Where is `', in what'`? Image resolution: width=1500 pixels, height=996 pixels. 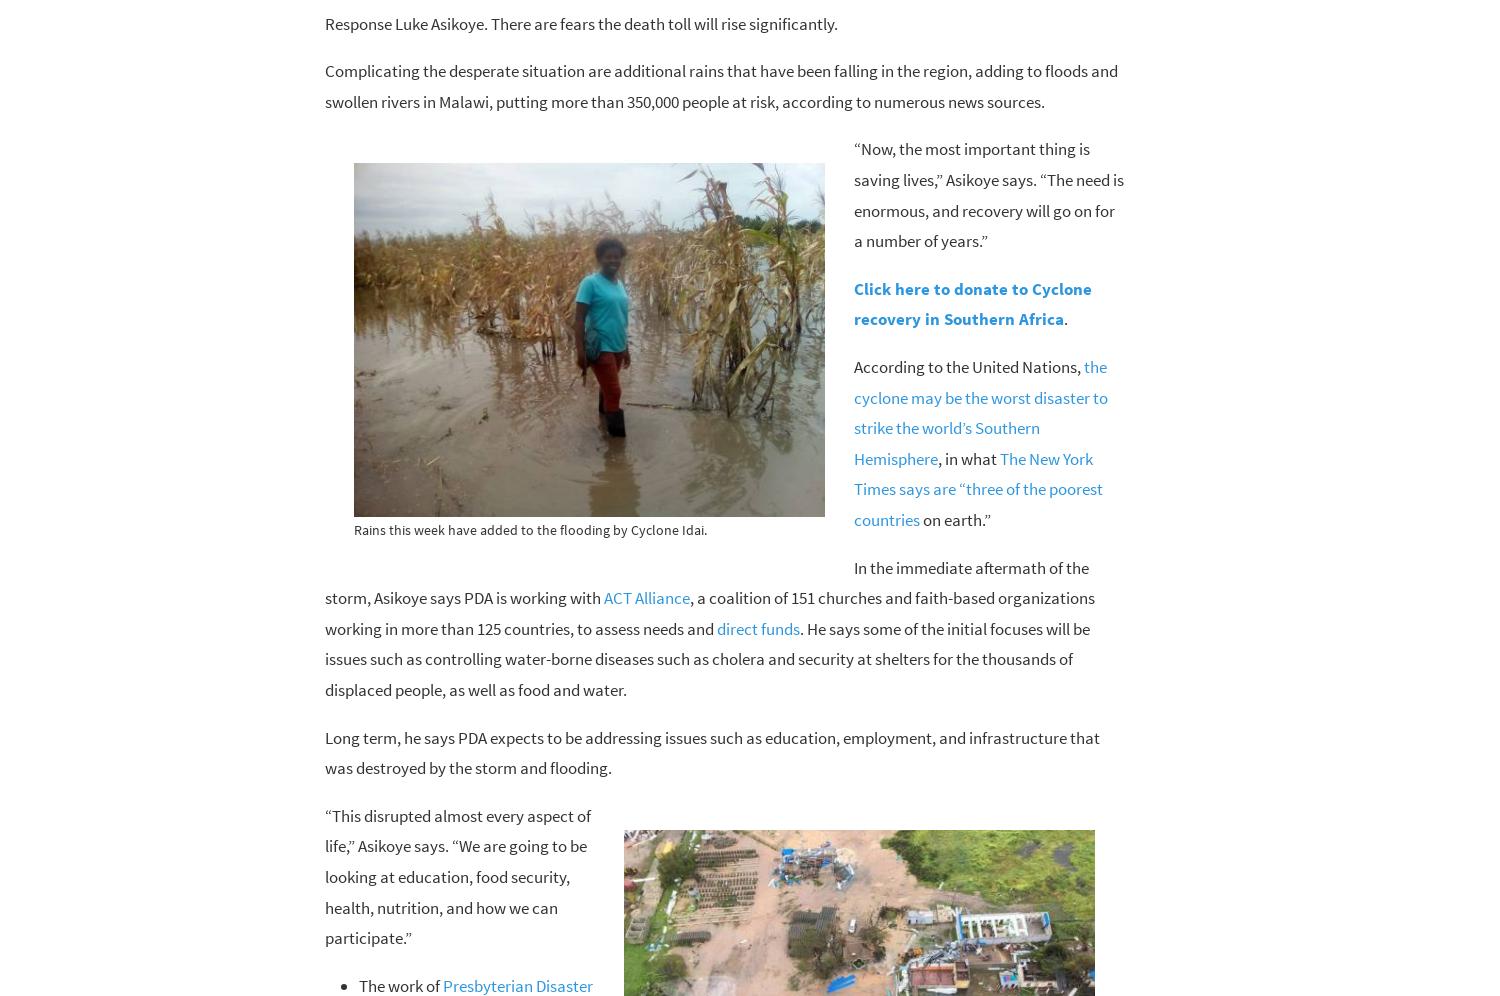
', in what' is located at coordinates (966, 456).